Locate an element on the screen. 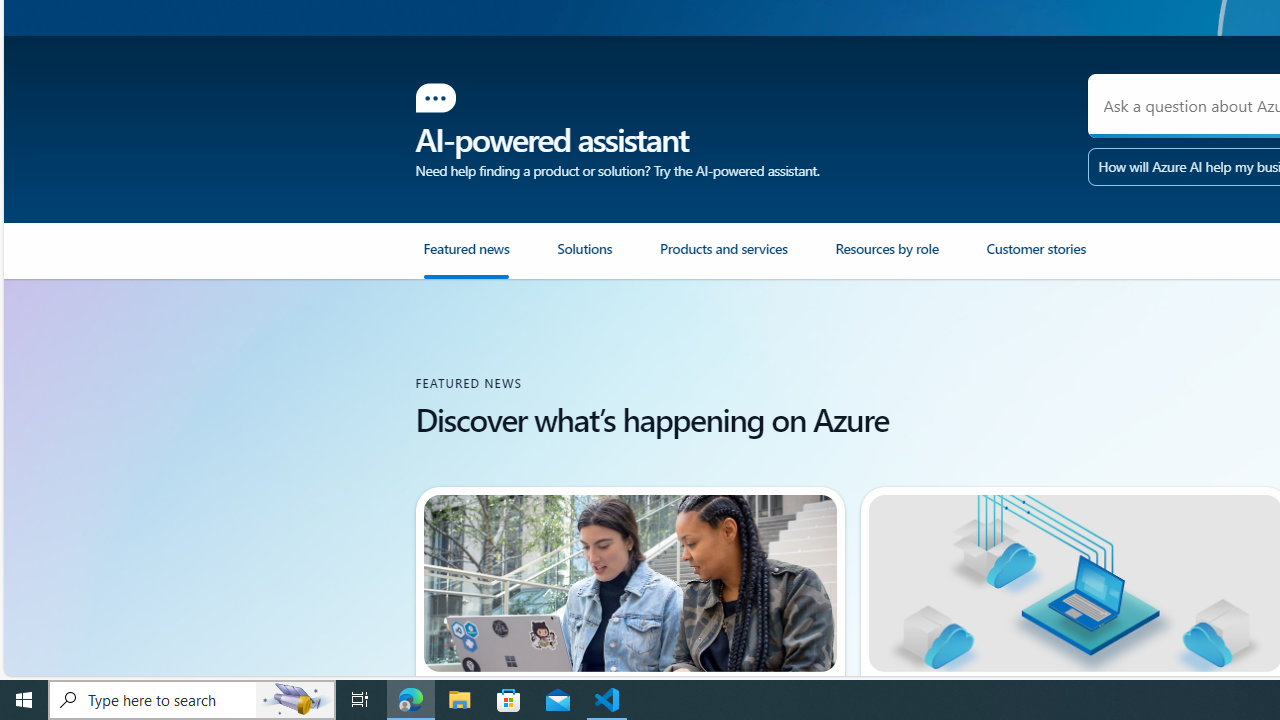  'Products and services' is located at coordinates (723, 256).